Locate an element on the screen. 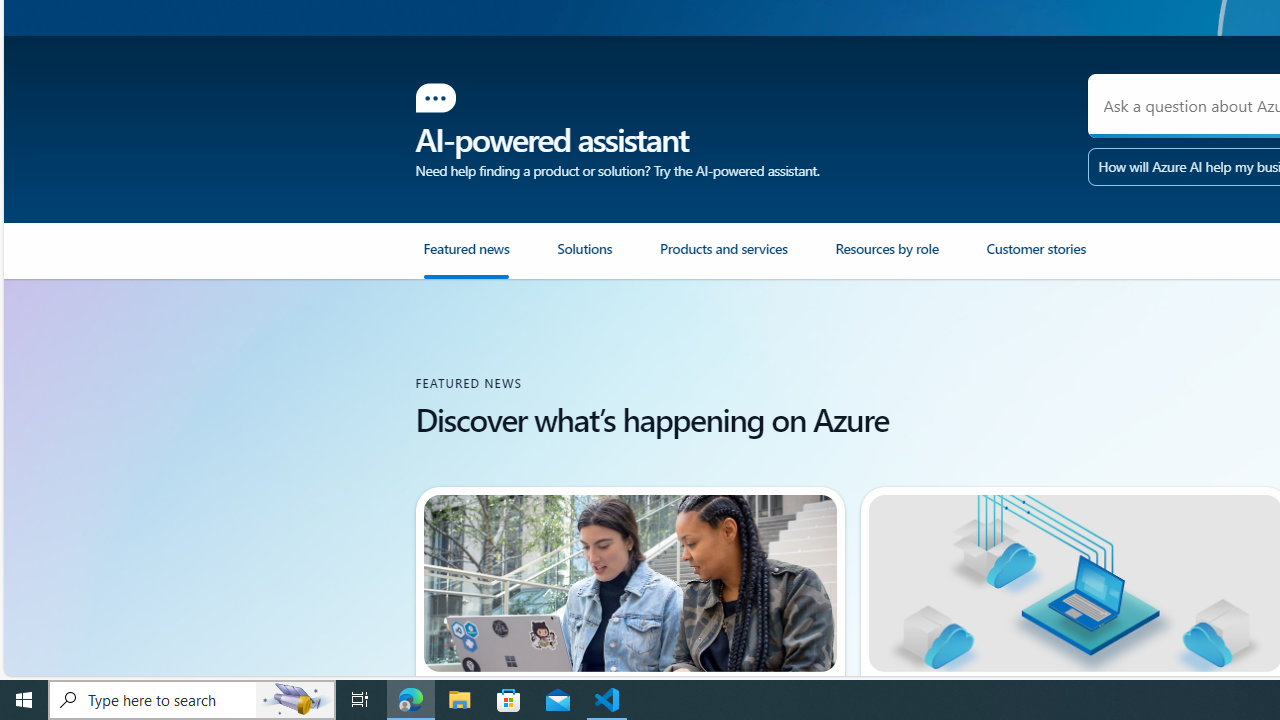  'Products and services' is located at coordinates (723, 256).